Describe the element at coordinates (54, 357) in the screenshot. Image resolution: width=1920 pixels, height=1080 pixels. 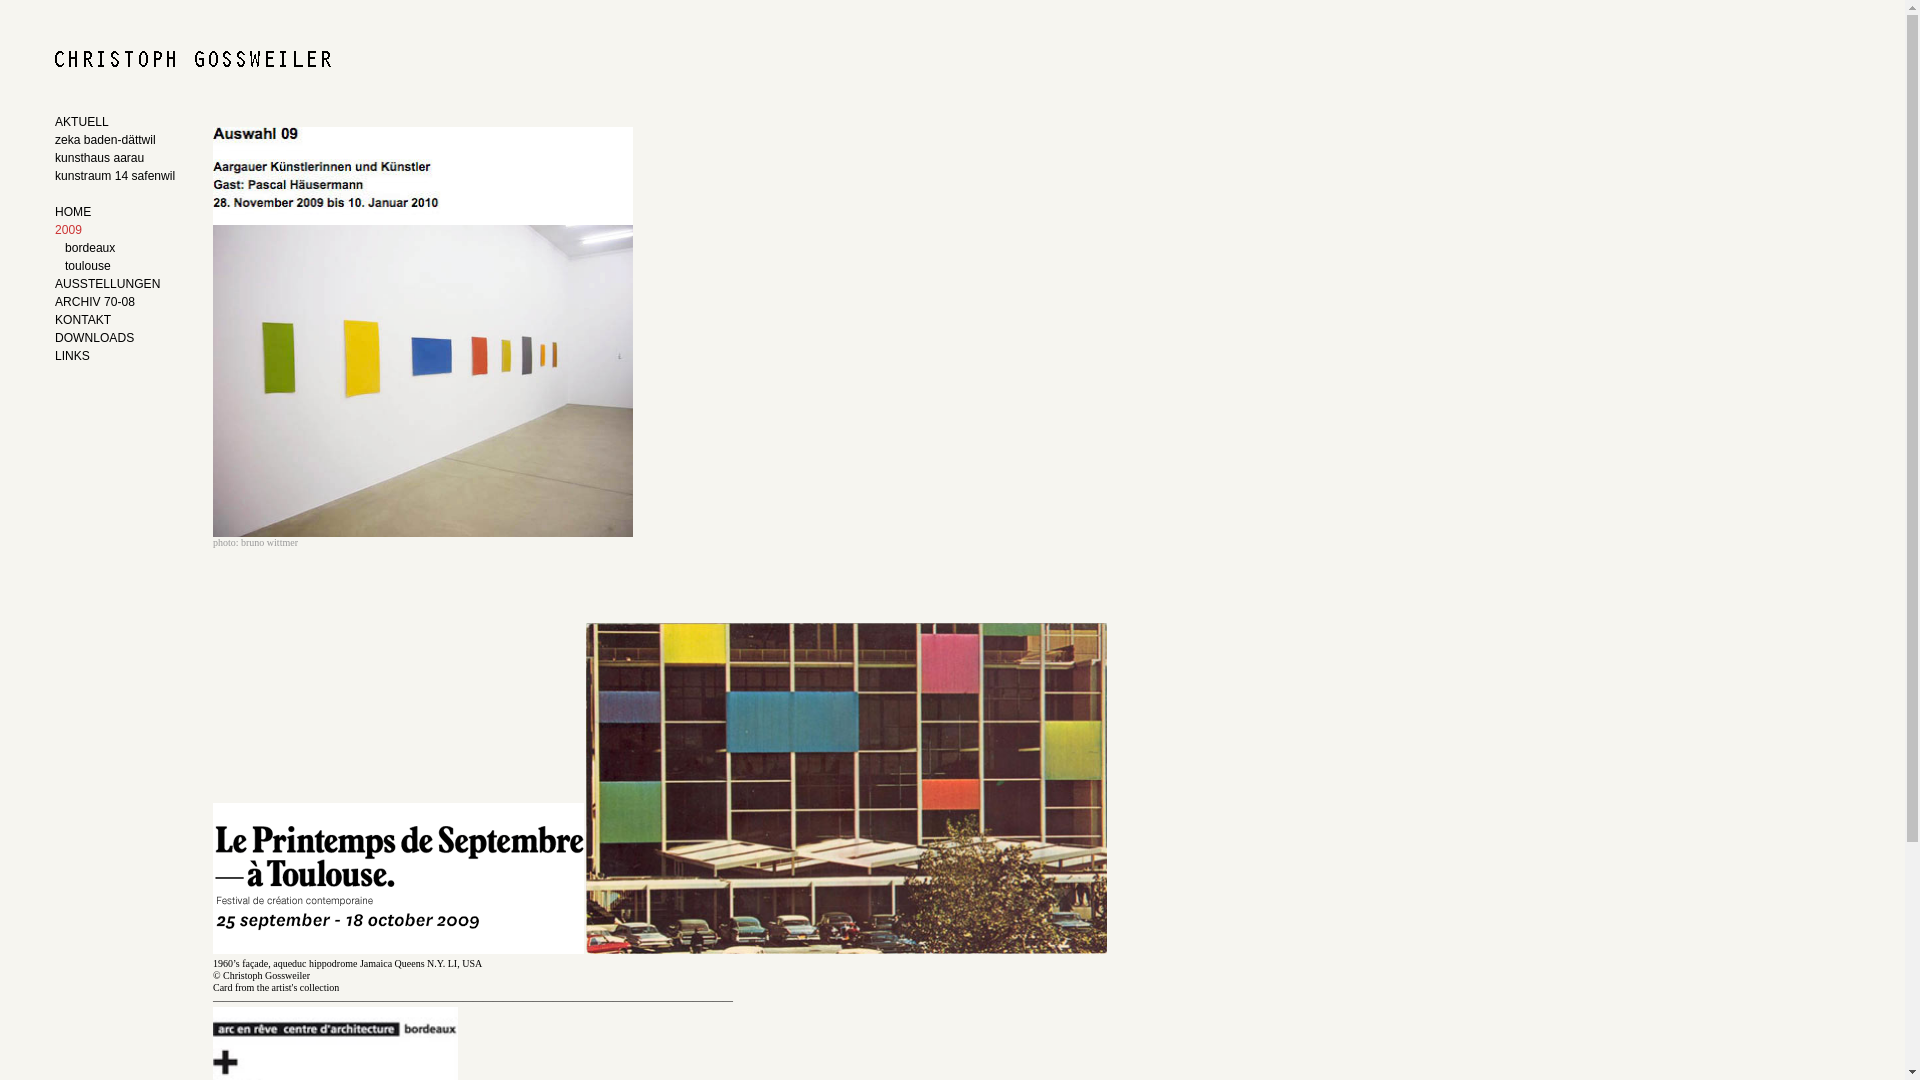
I see `'LINKS'` at that location.